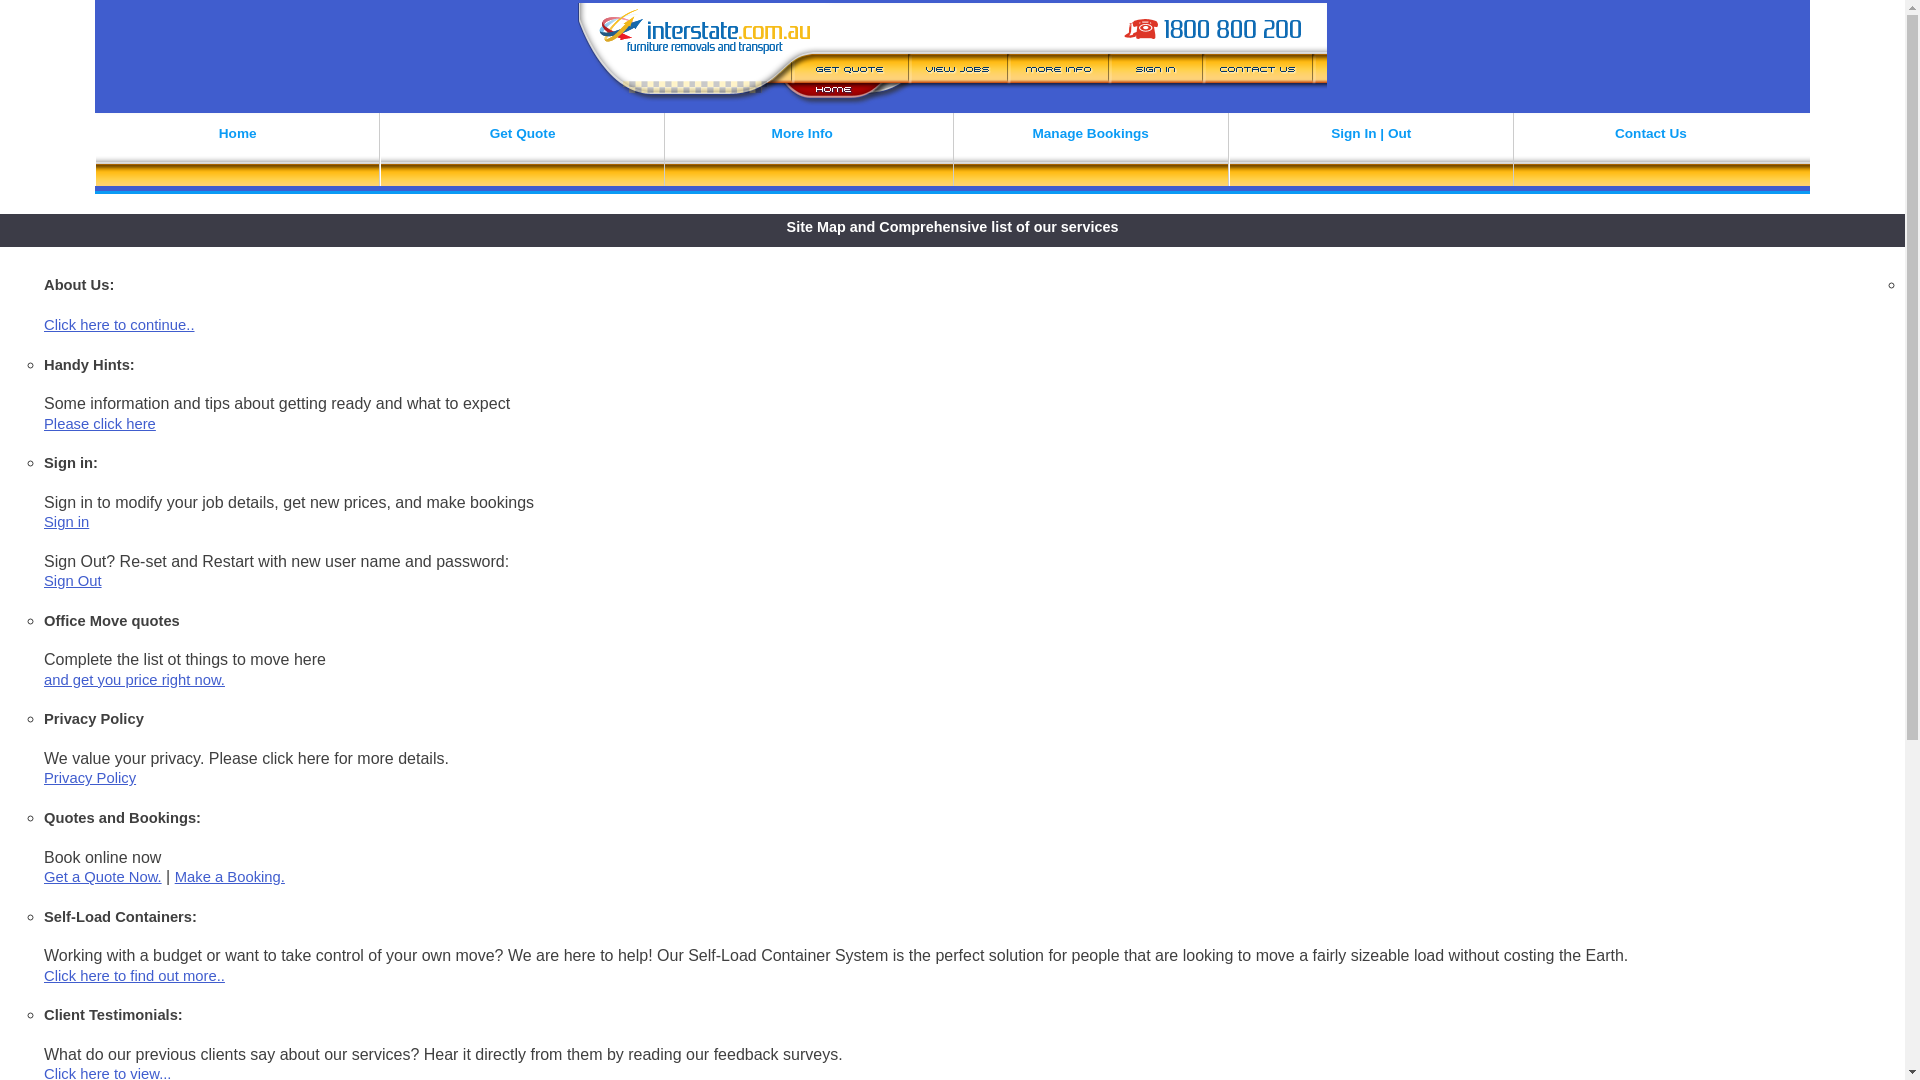 The image size is (1920, 1080). I want to click on 'Please click here', so click(99, 423).